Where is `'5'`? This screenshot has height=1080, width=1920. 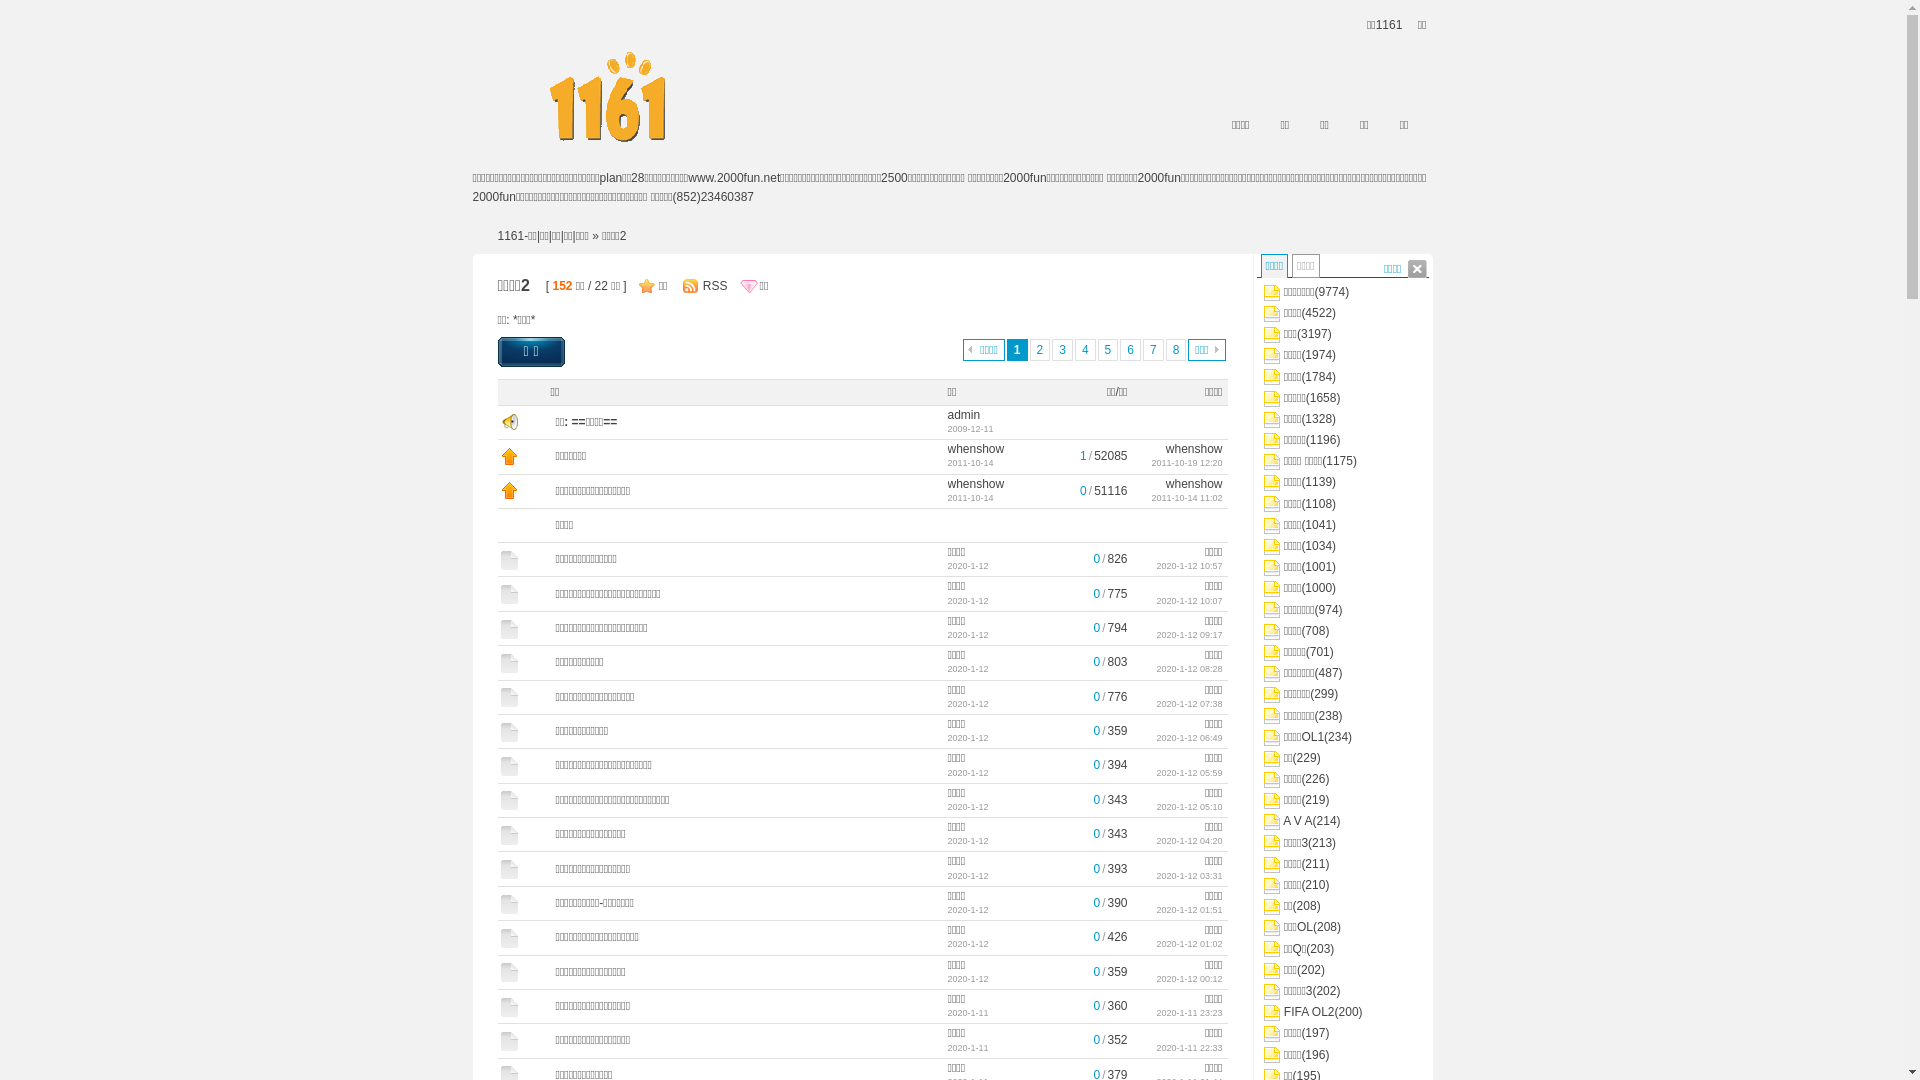 '5' is located at coordinates (1107, 349).